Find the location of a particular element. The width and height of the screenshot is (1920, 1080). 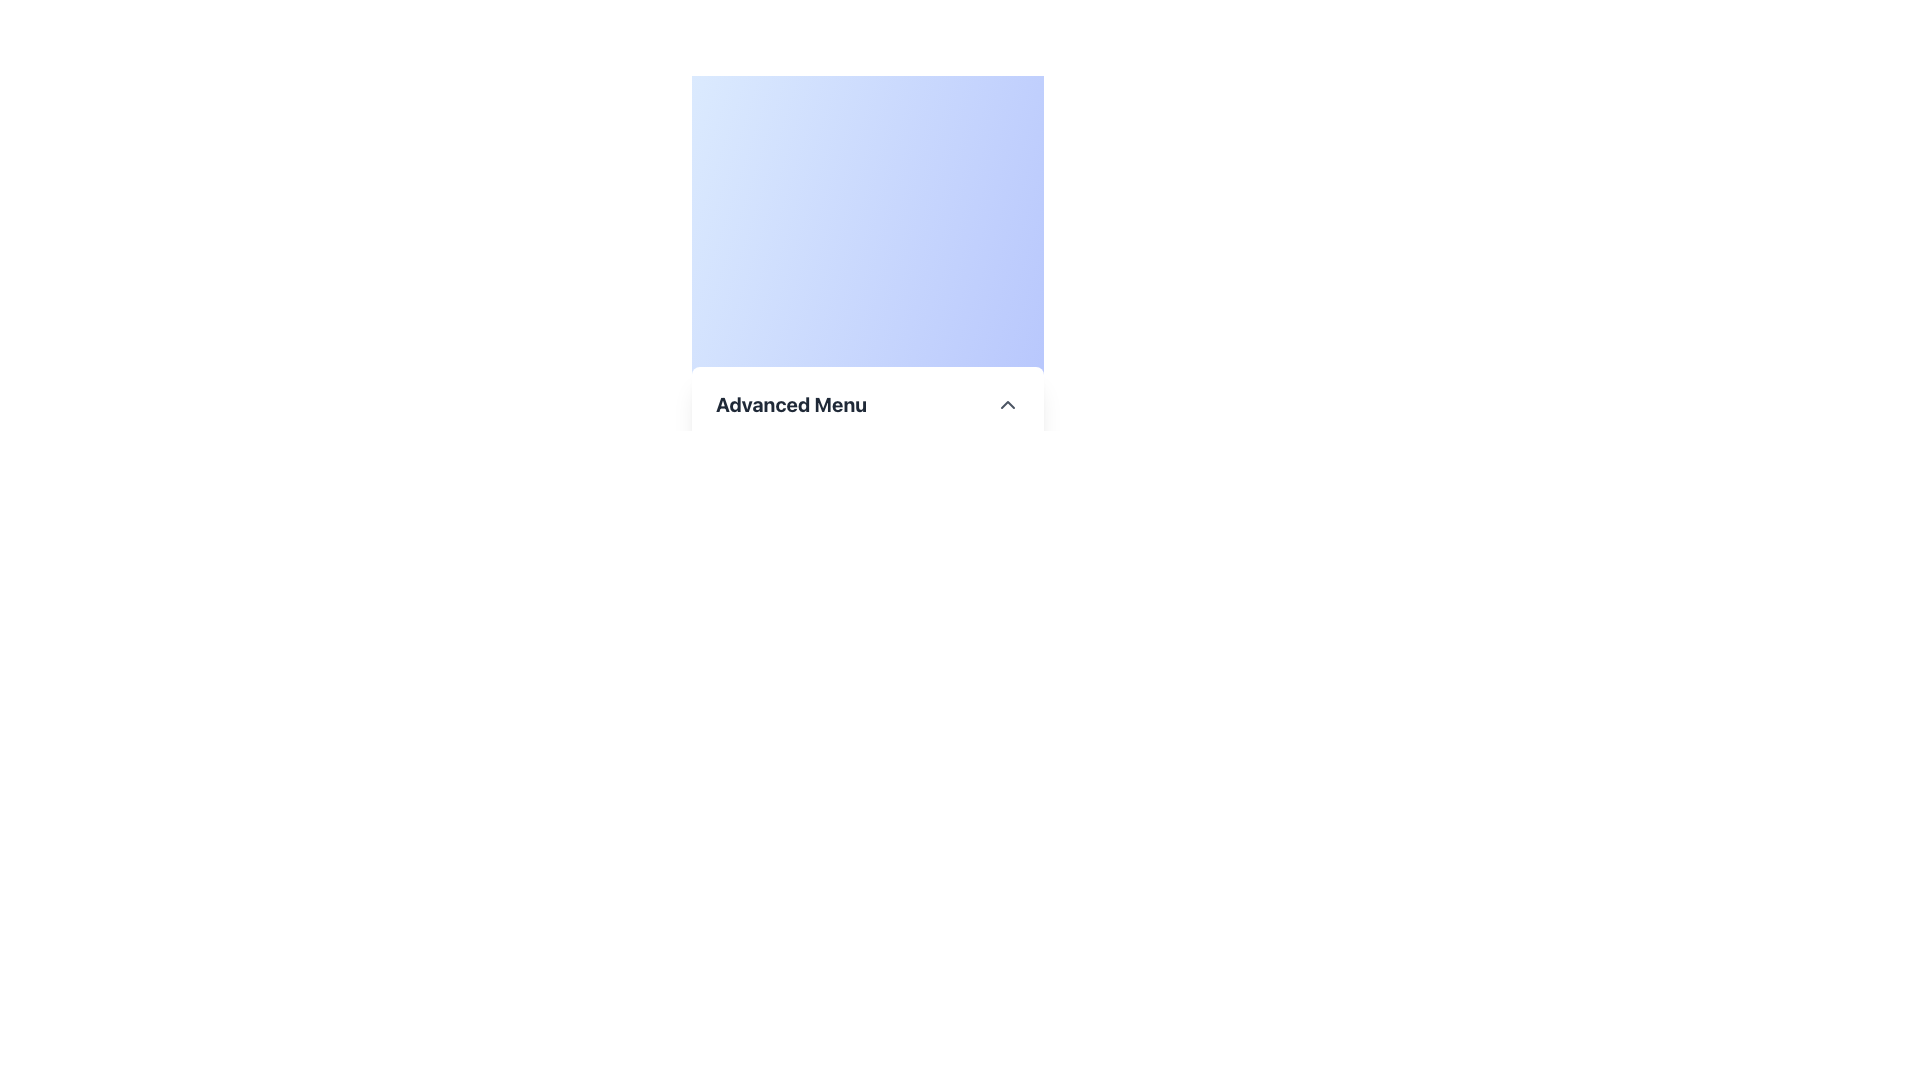

the upward-pointing chevron icon located at the right end of the 'Advanced Menu' section is located at coordinates (1008, 404).